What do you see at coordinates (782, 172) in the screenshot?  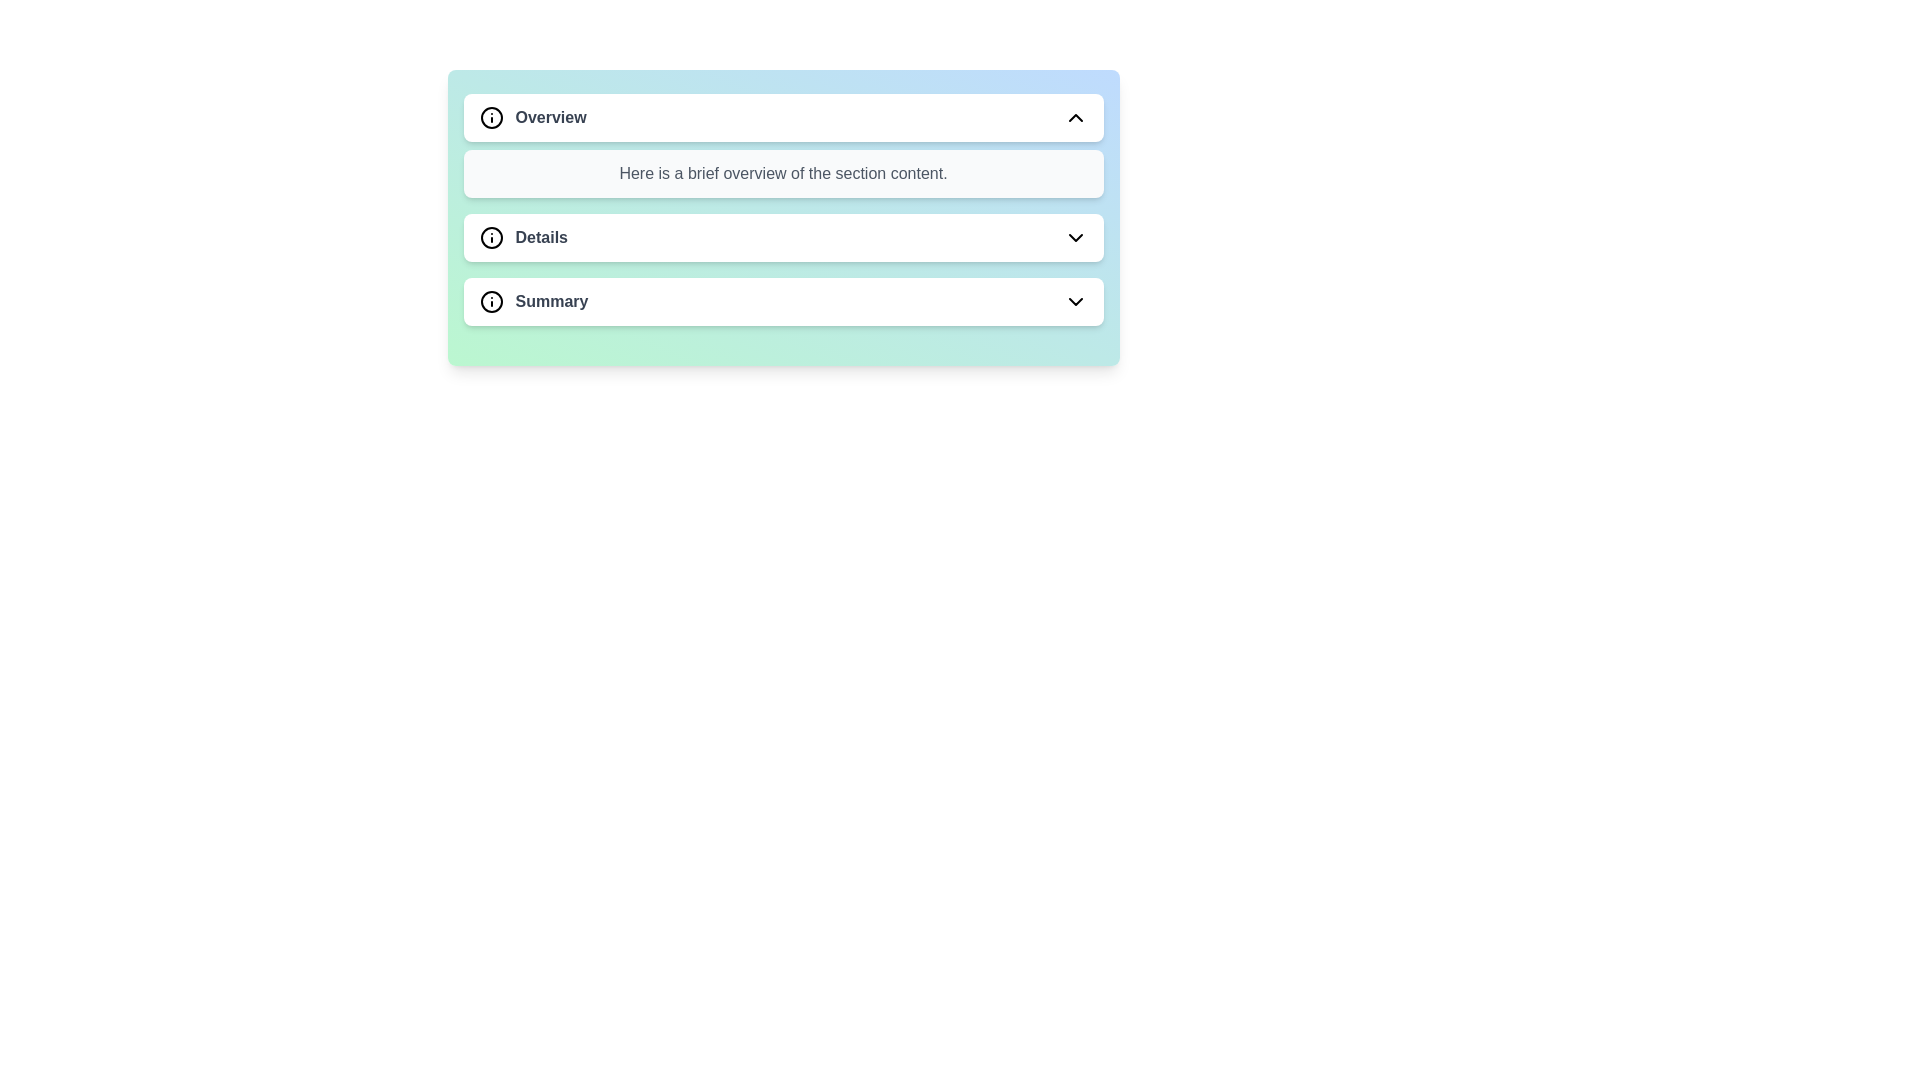 I see `the static informational text section located below the 'Overview' header` at bounding box center [782, 172].